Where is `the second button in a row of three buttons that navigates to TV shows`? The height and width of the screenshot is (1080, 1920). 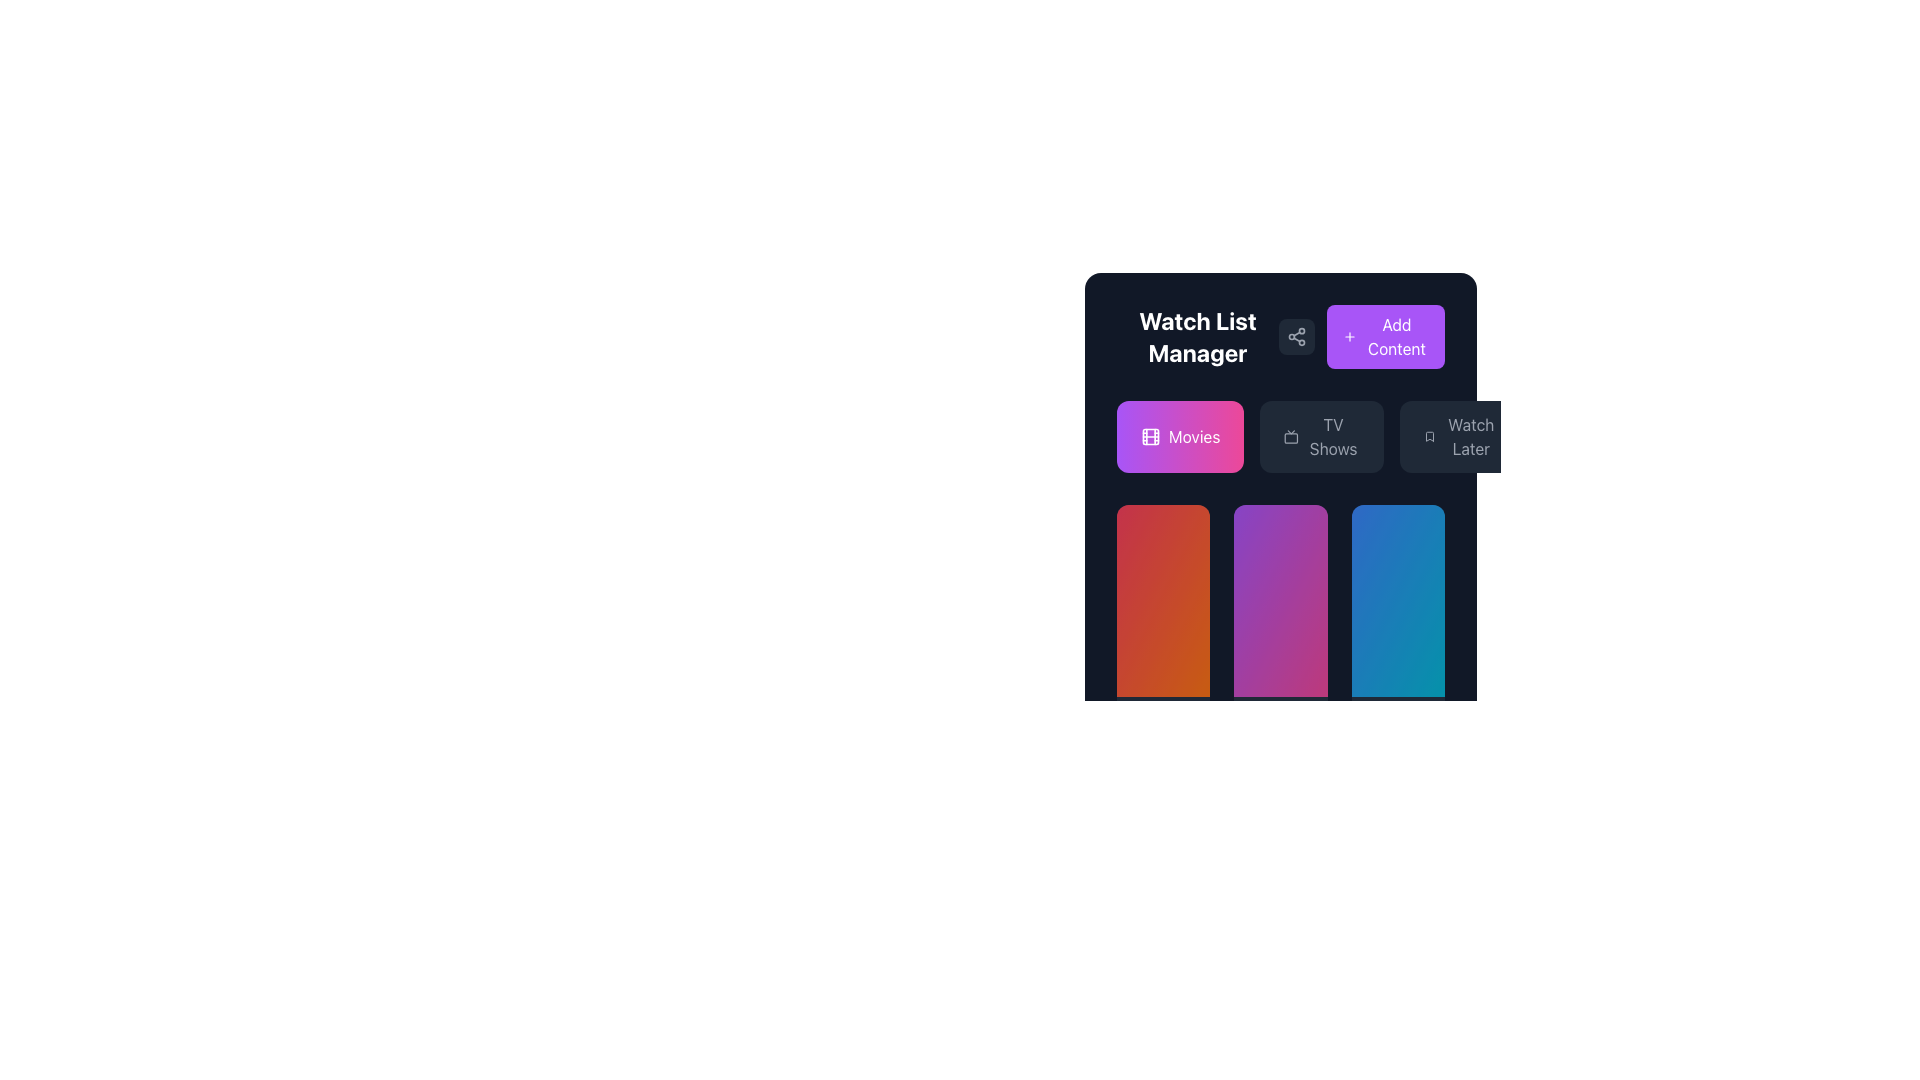
the second button in a row of three buttons that navigates to TV shows is located at coordinates (1322, 435).